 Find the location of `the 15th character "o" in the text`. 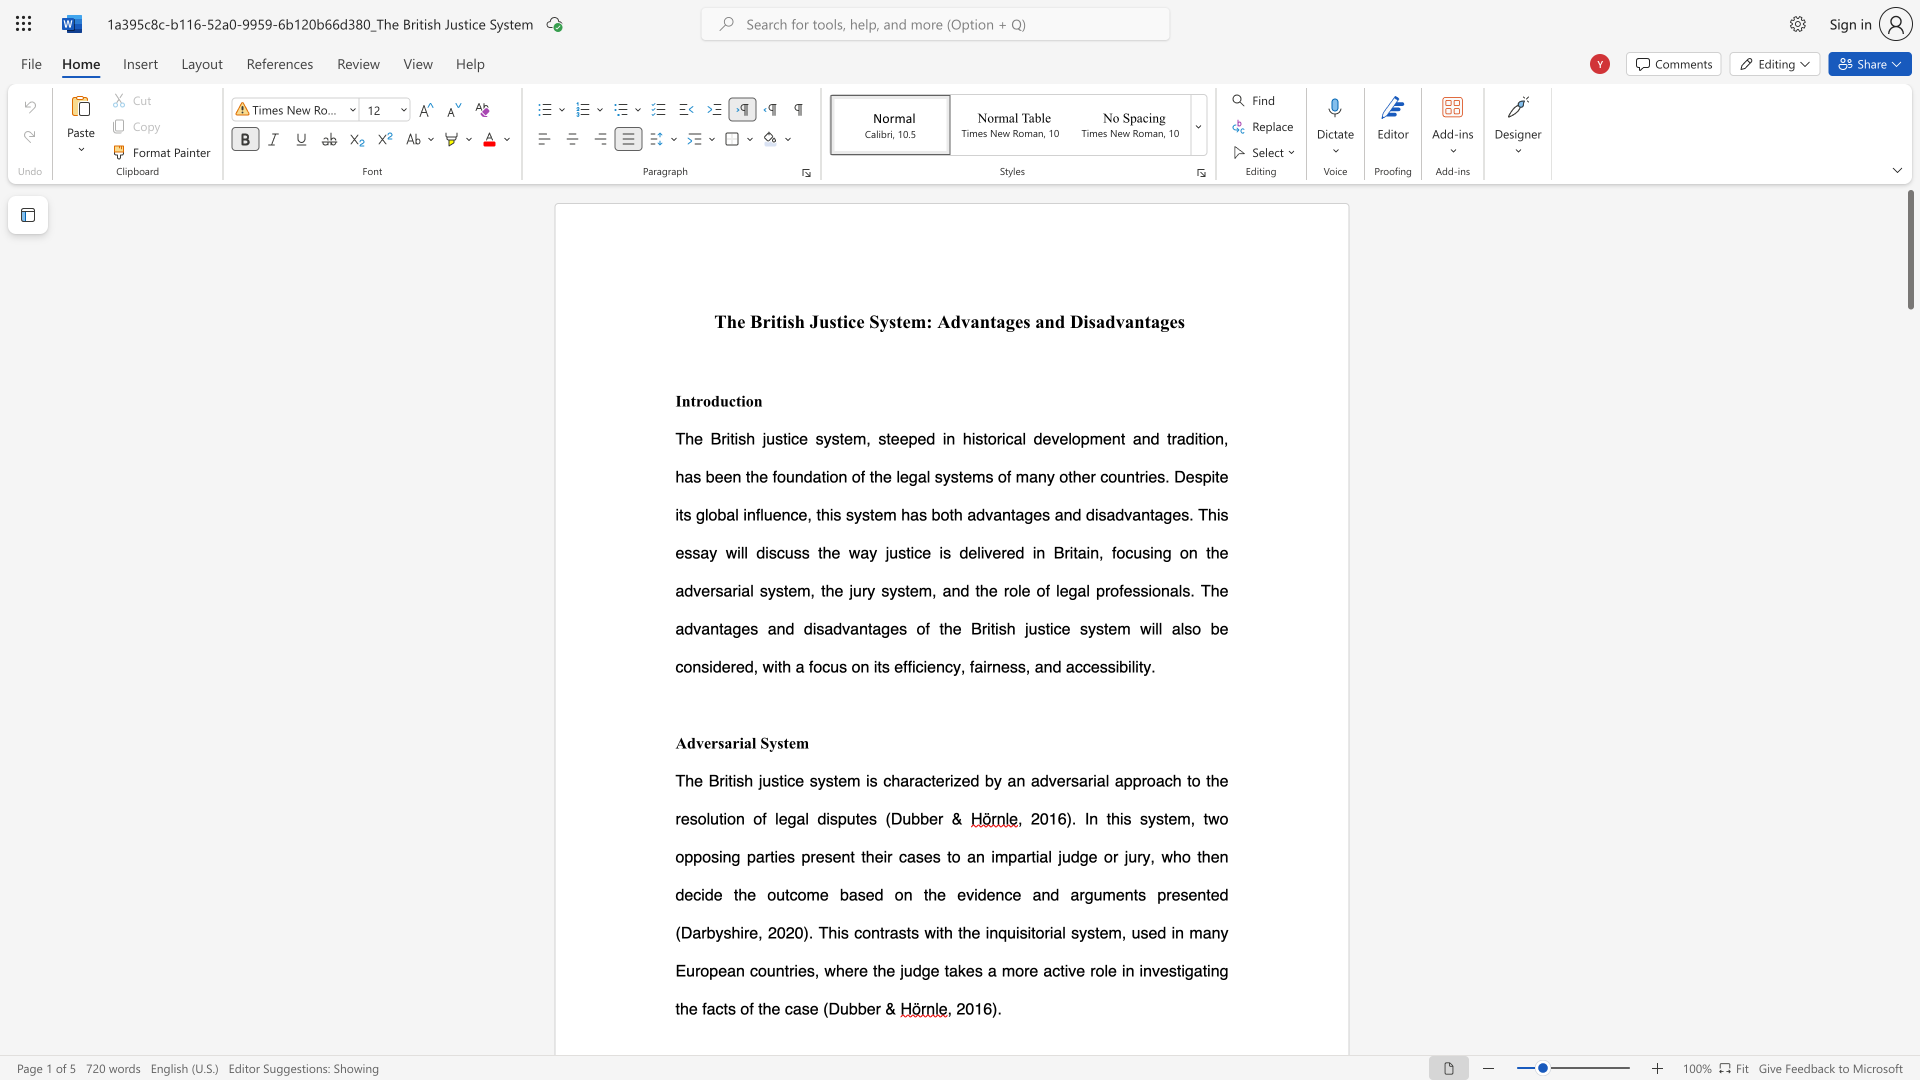

the 15th character "o" in the text is located at coordinates (1040, 589).